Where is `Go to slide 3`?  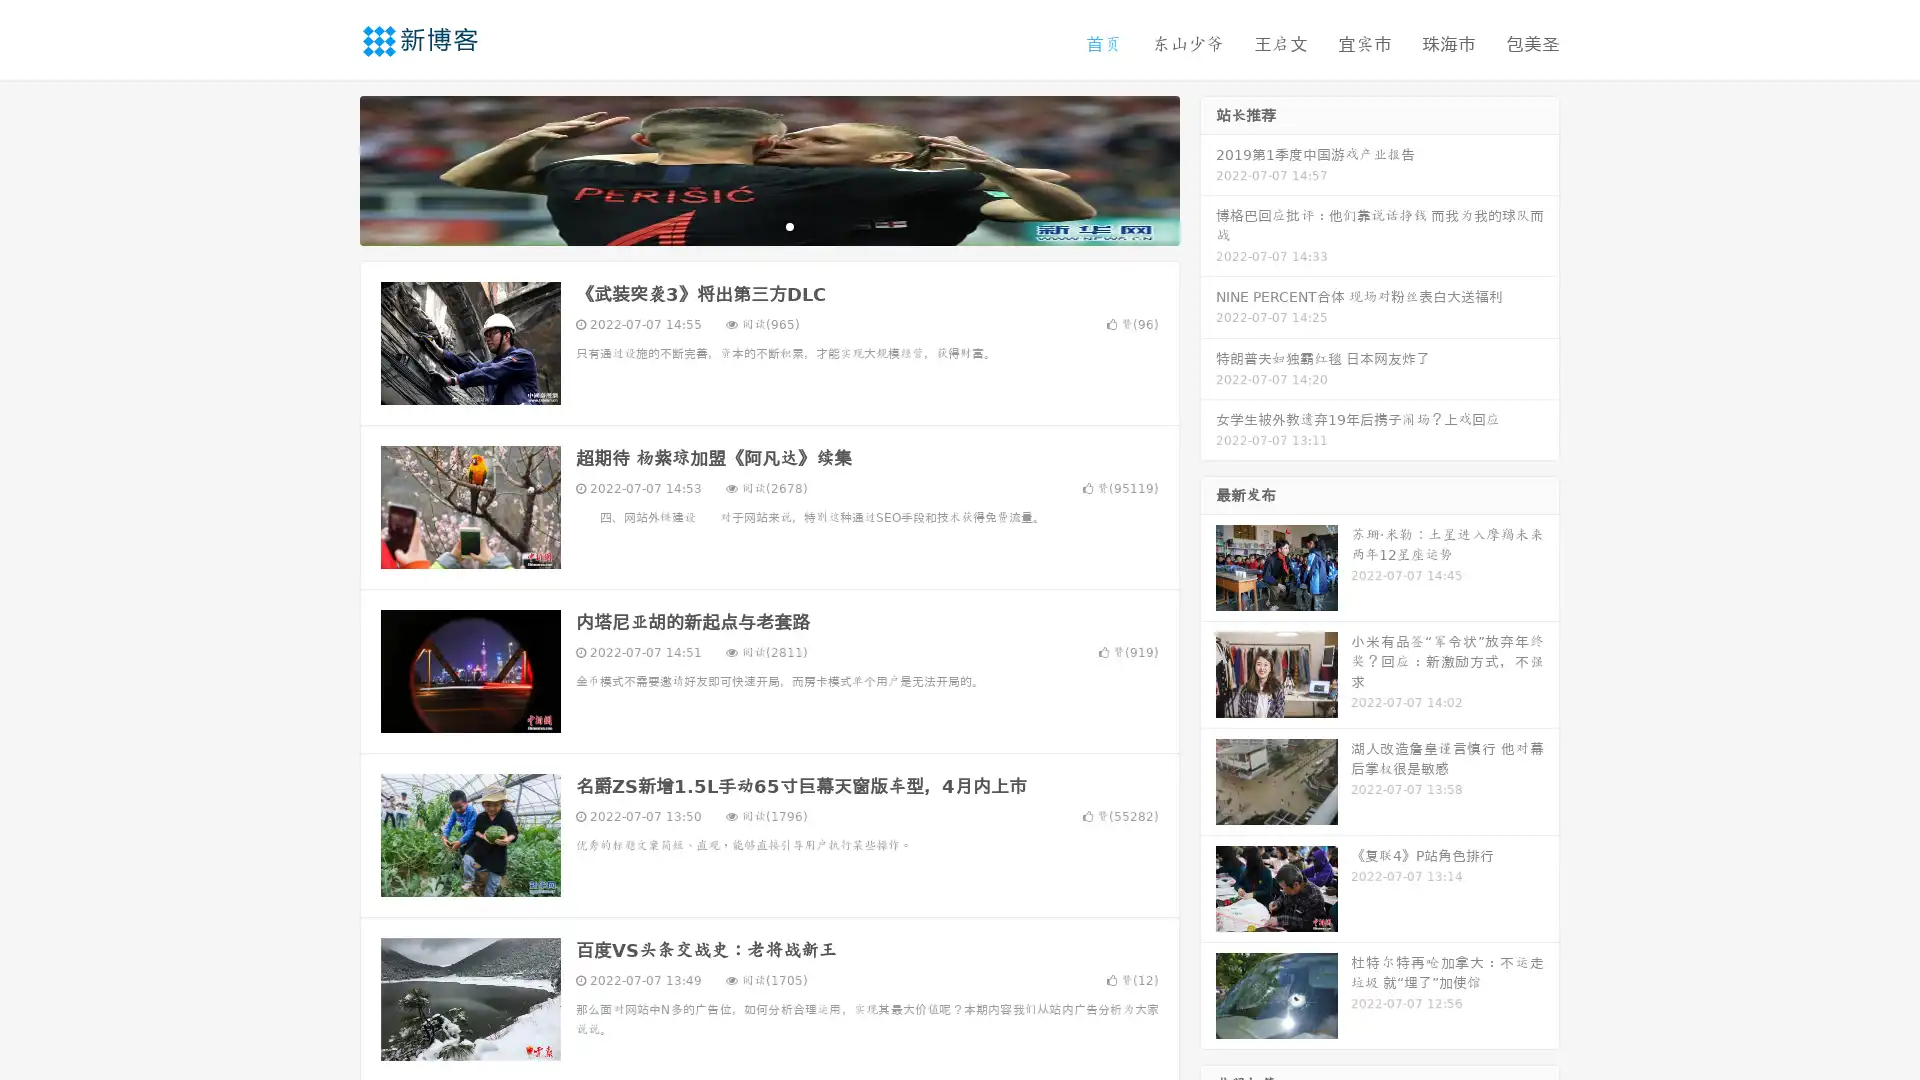
Go to slide 3 is located at coordinates (789, 225).